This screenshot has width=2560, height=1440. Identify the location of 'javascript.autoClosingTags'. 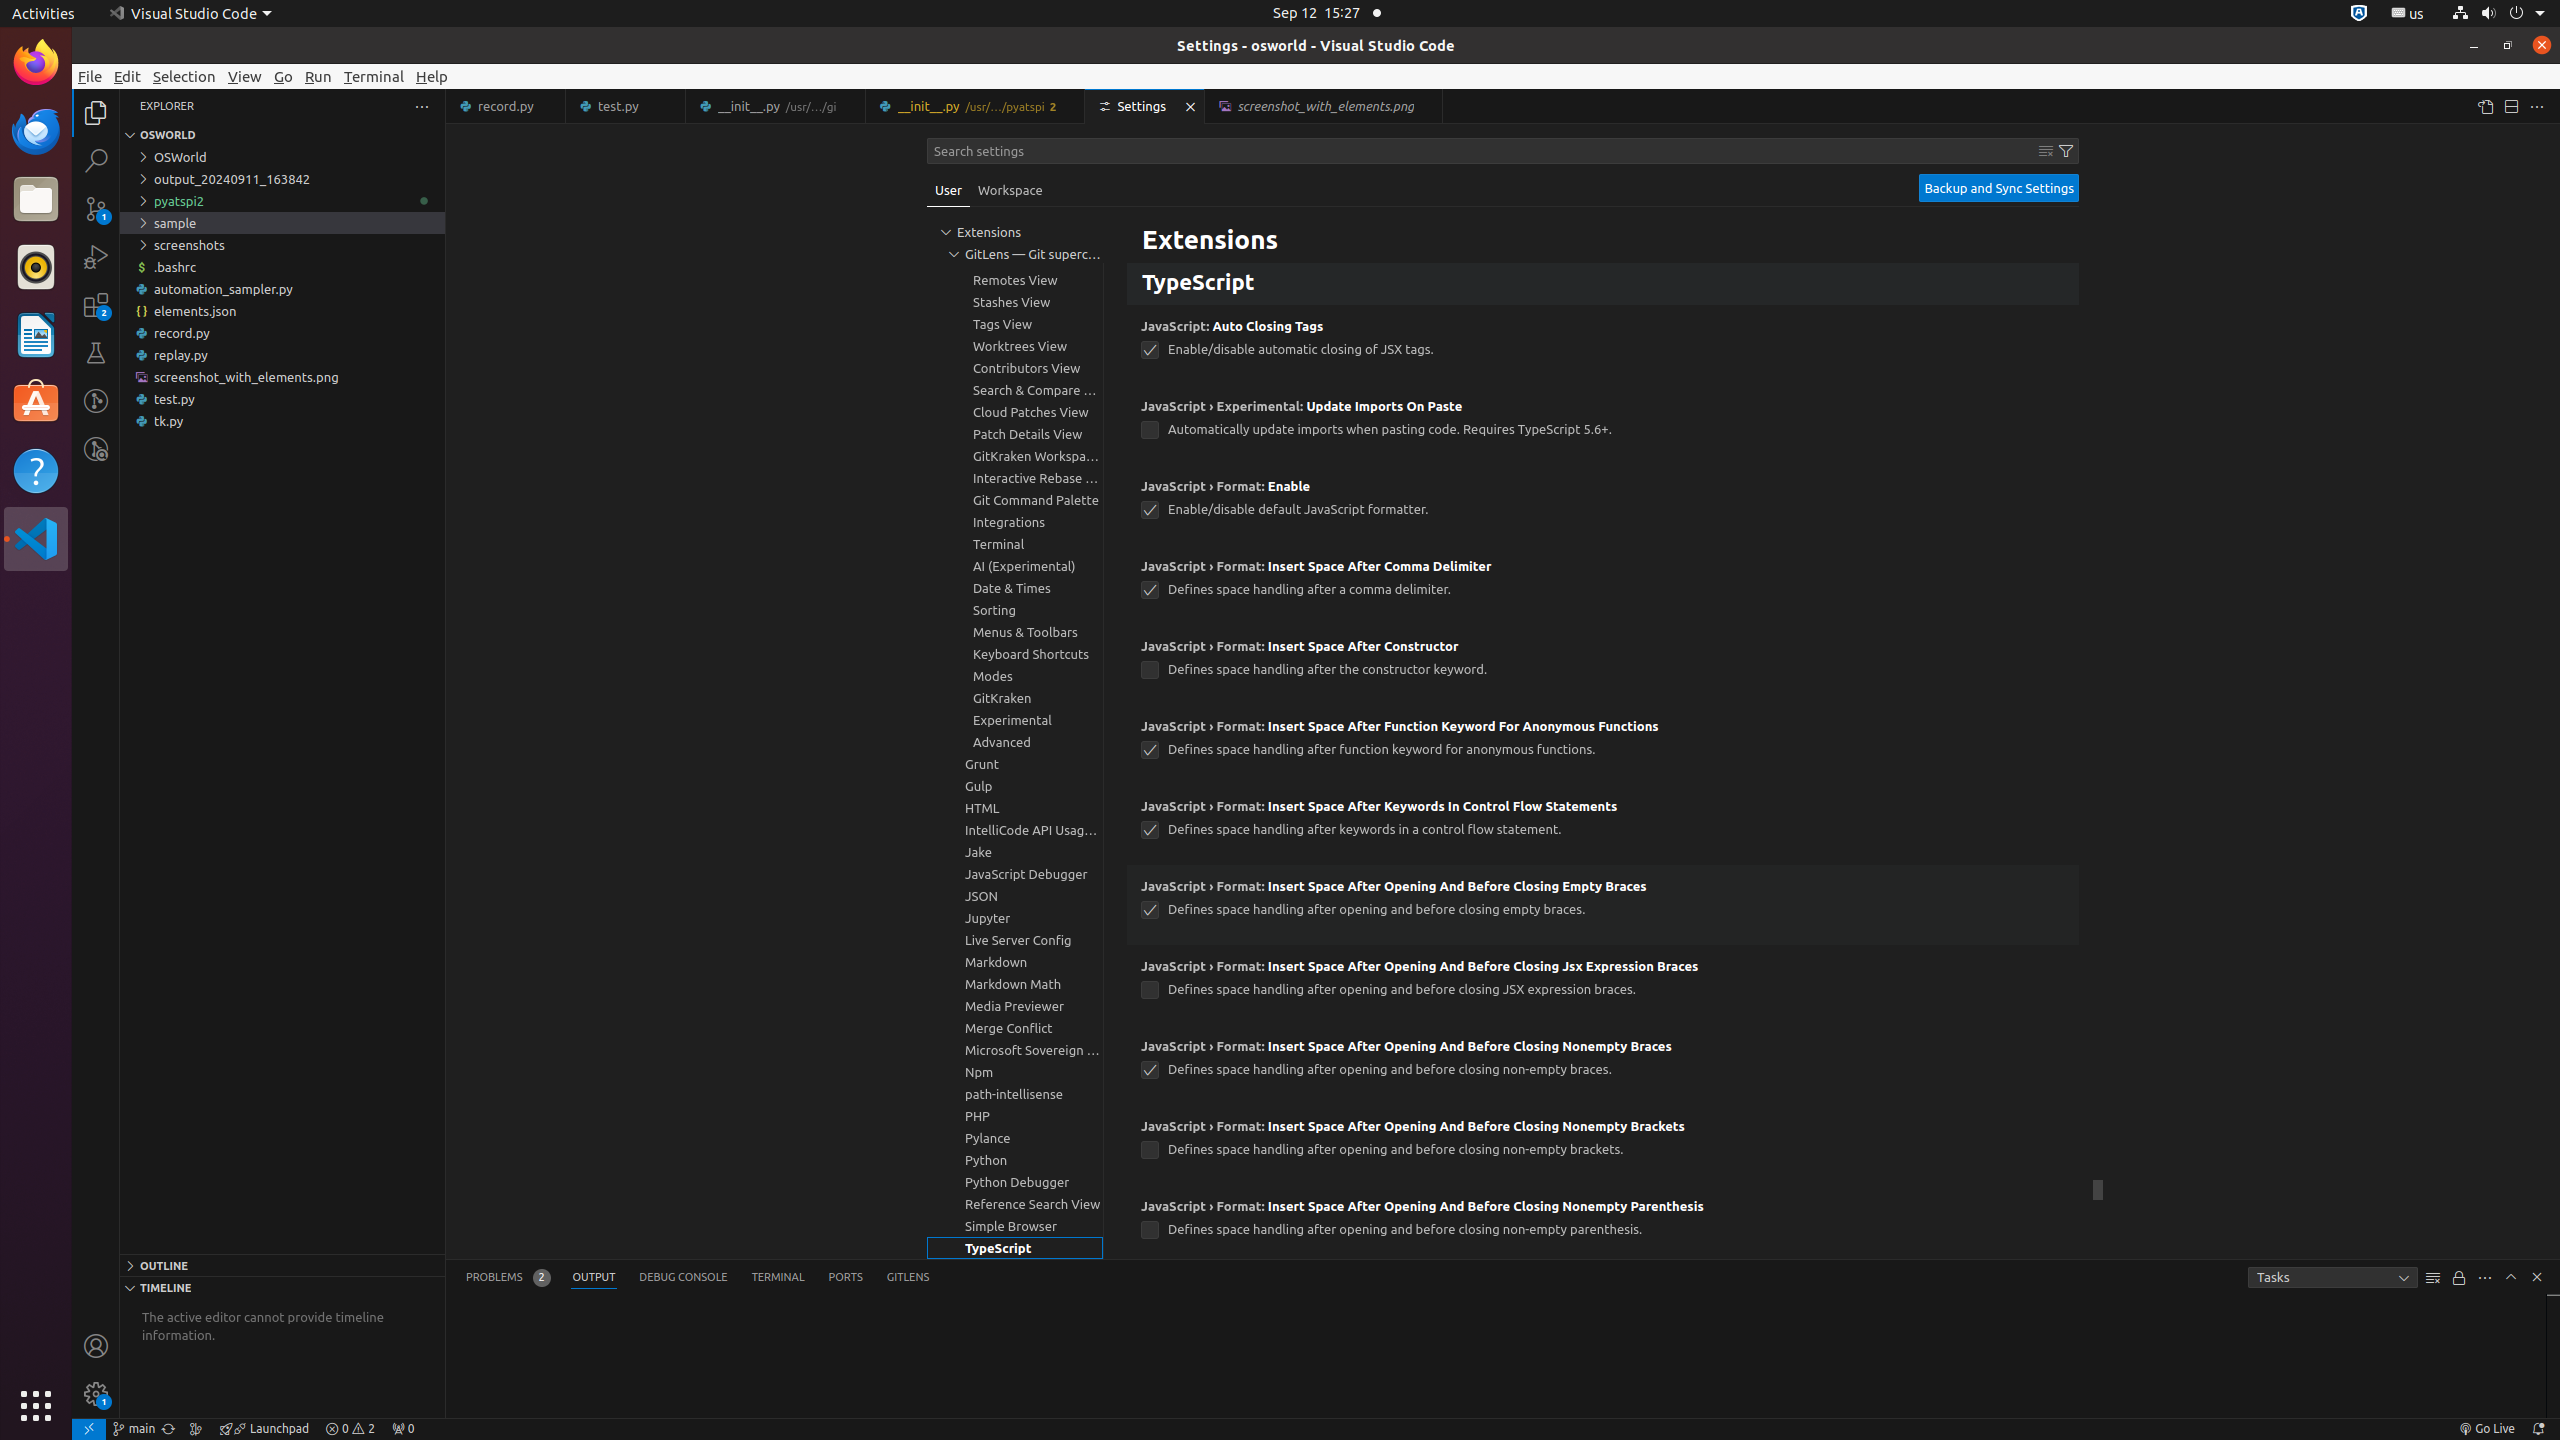
(1149, 349).